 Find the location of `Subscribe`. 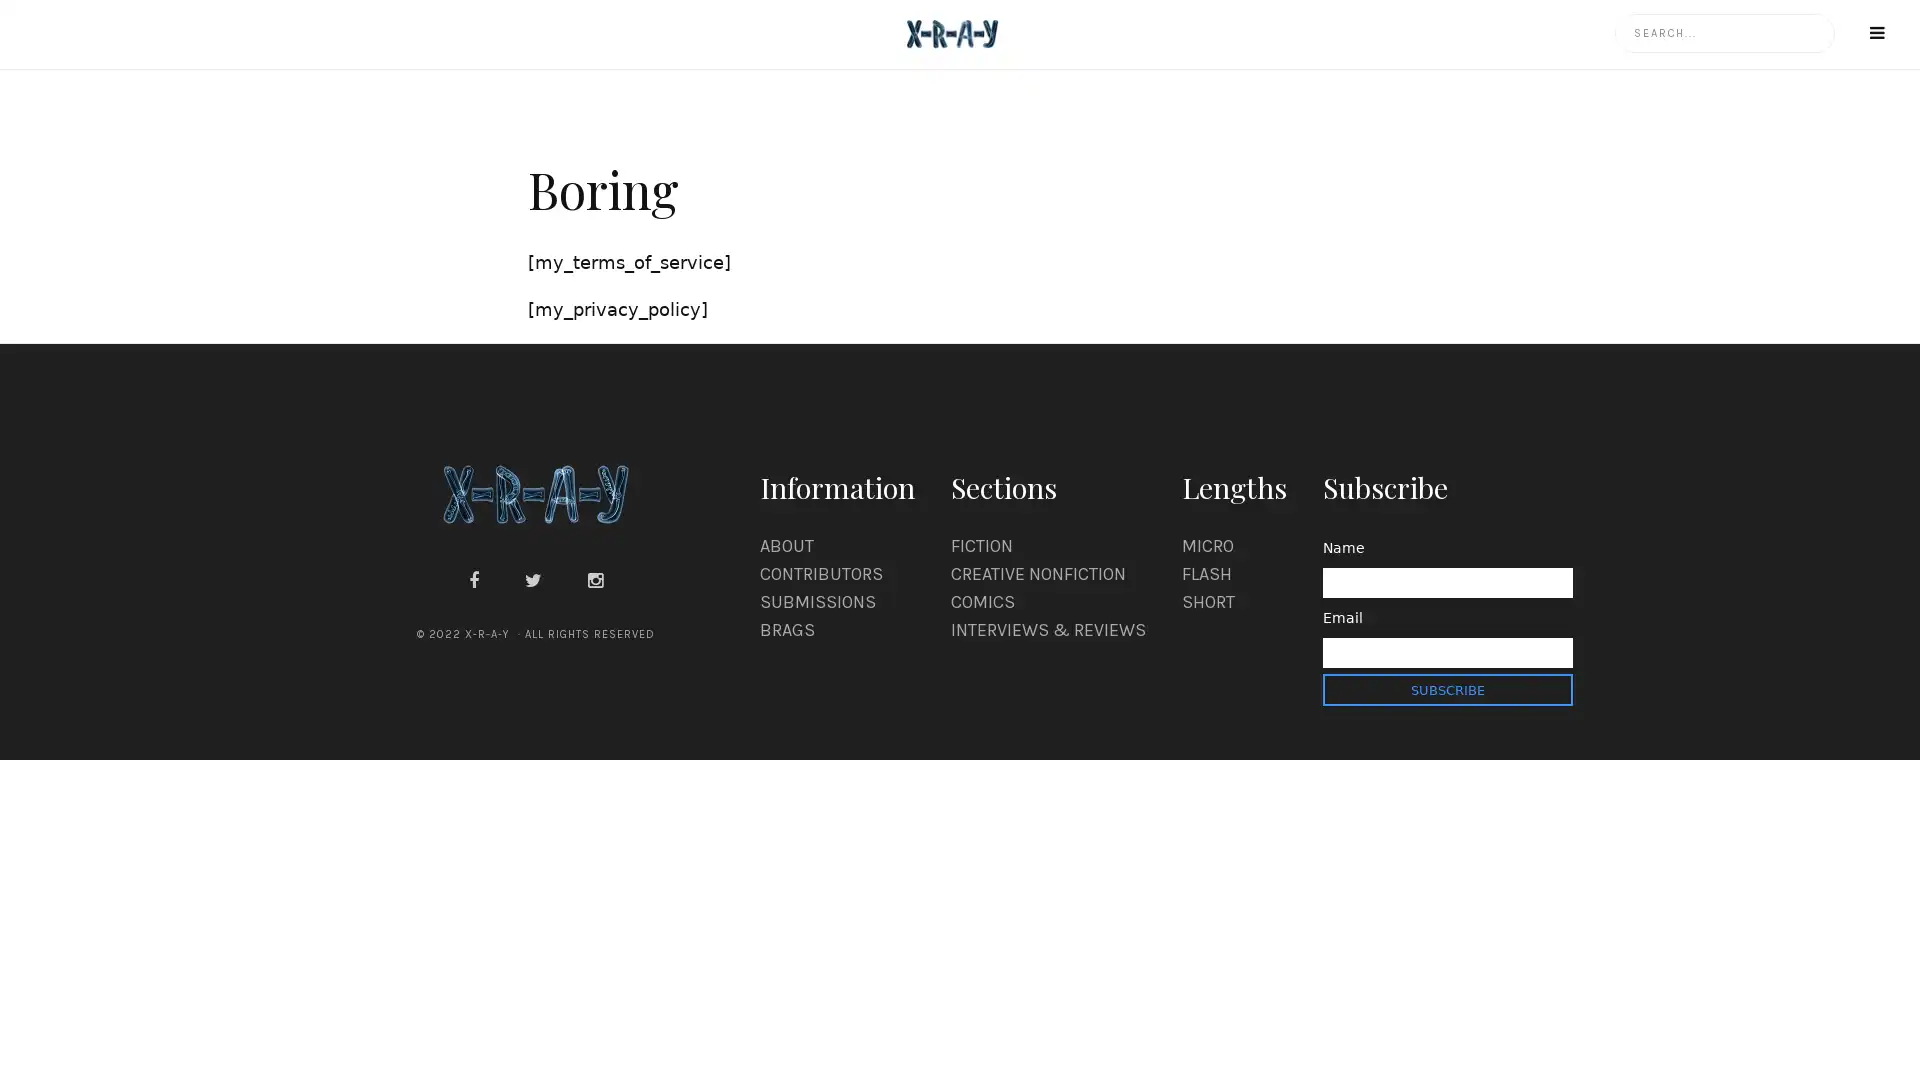

Subscribe is located at coordinates (1446, 689).